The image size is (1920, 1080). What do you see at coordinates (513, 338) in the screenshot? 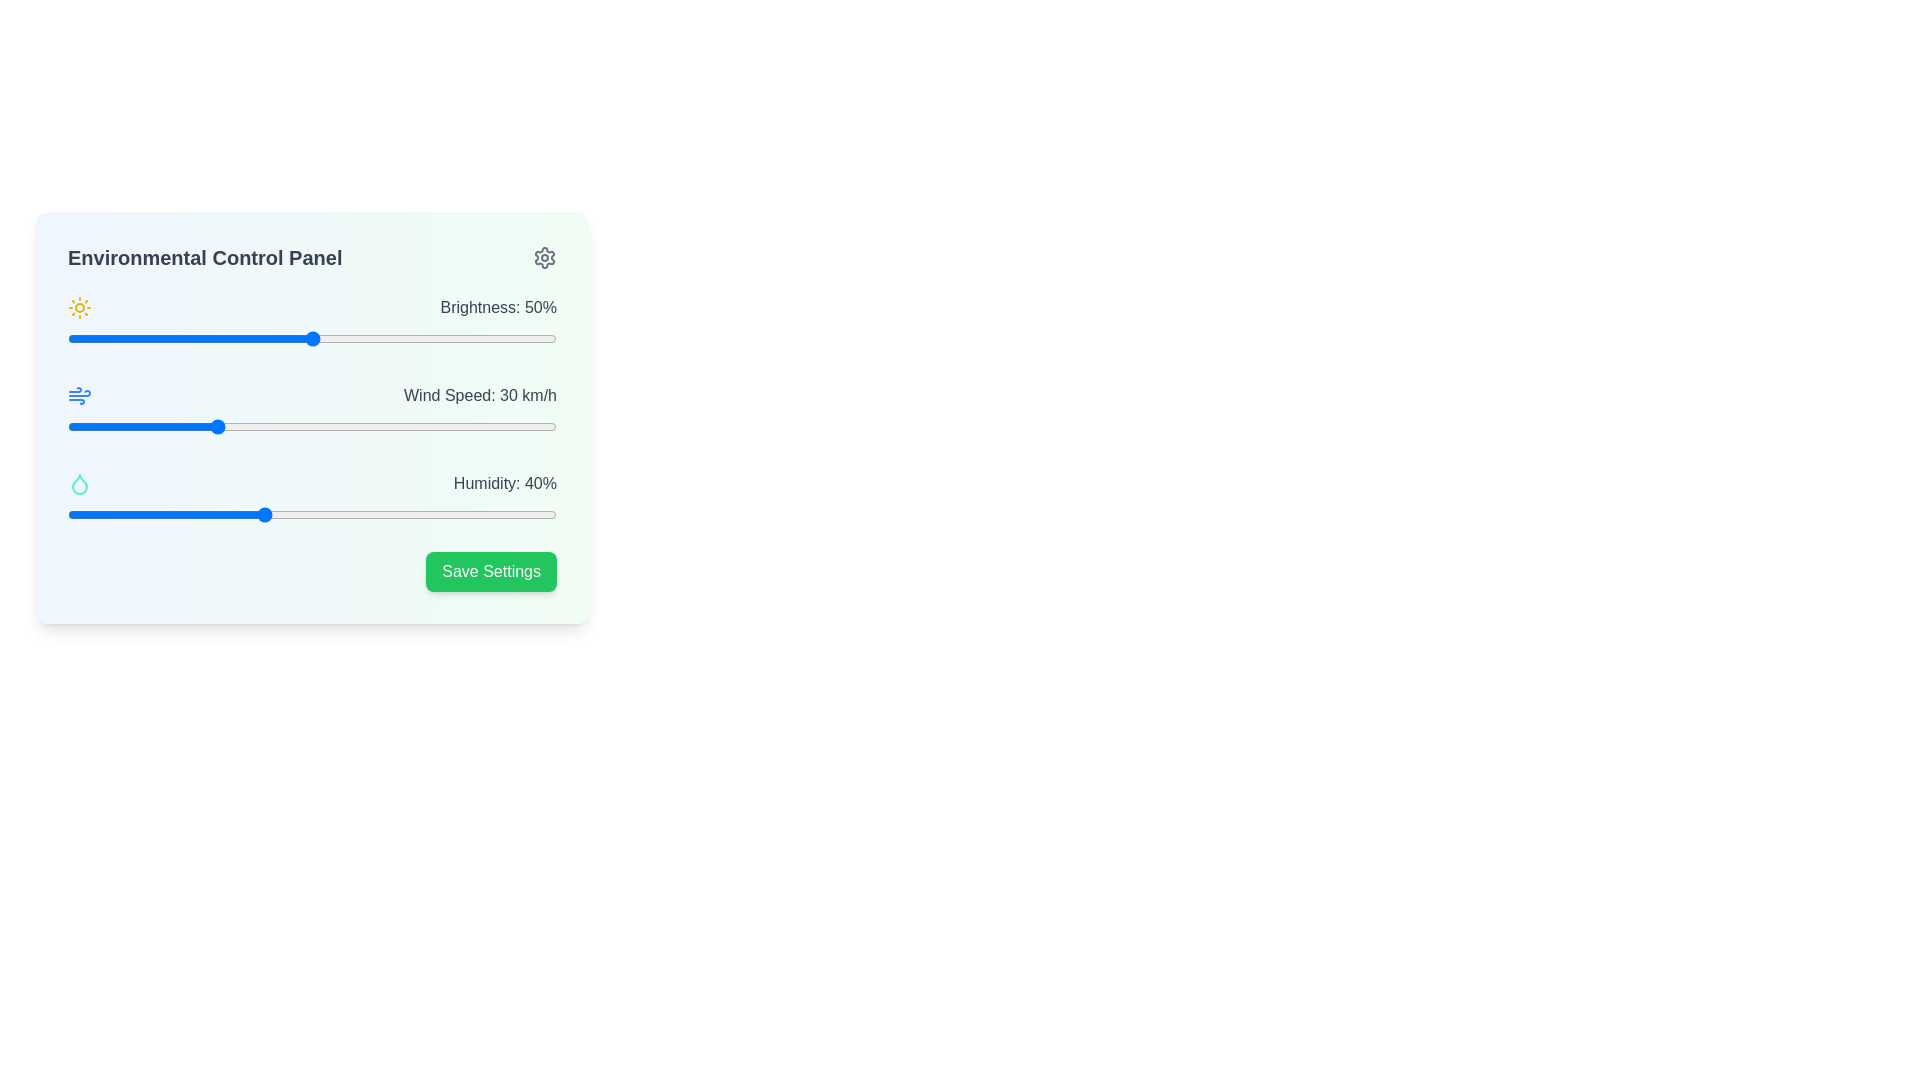
I see `the slider value` at bounding box center [513, 338].